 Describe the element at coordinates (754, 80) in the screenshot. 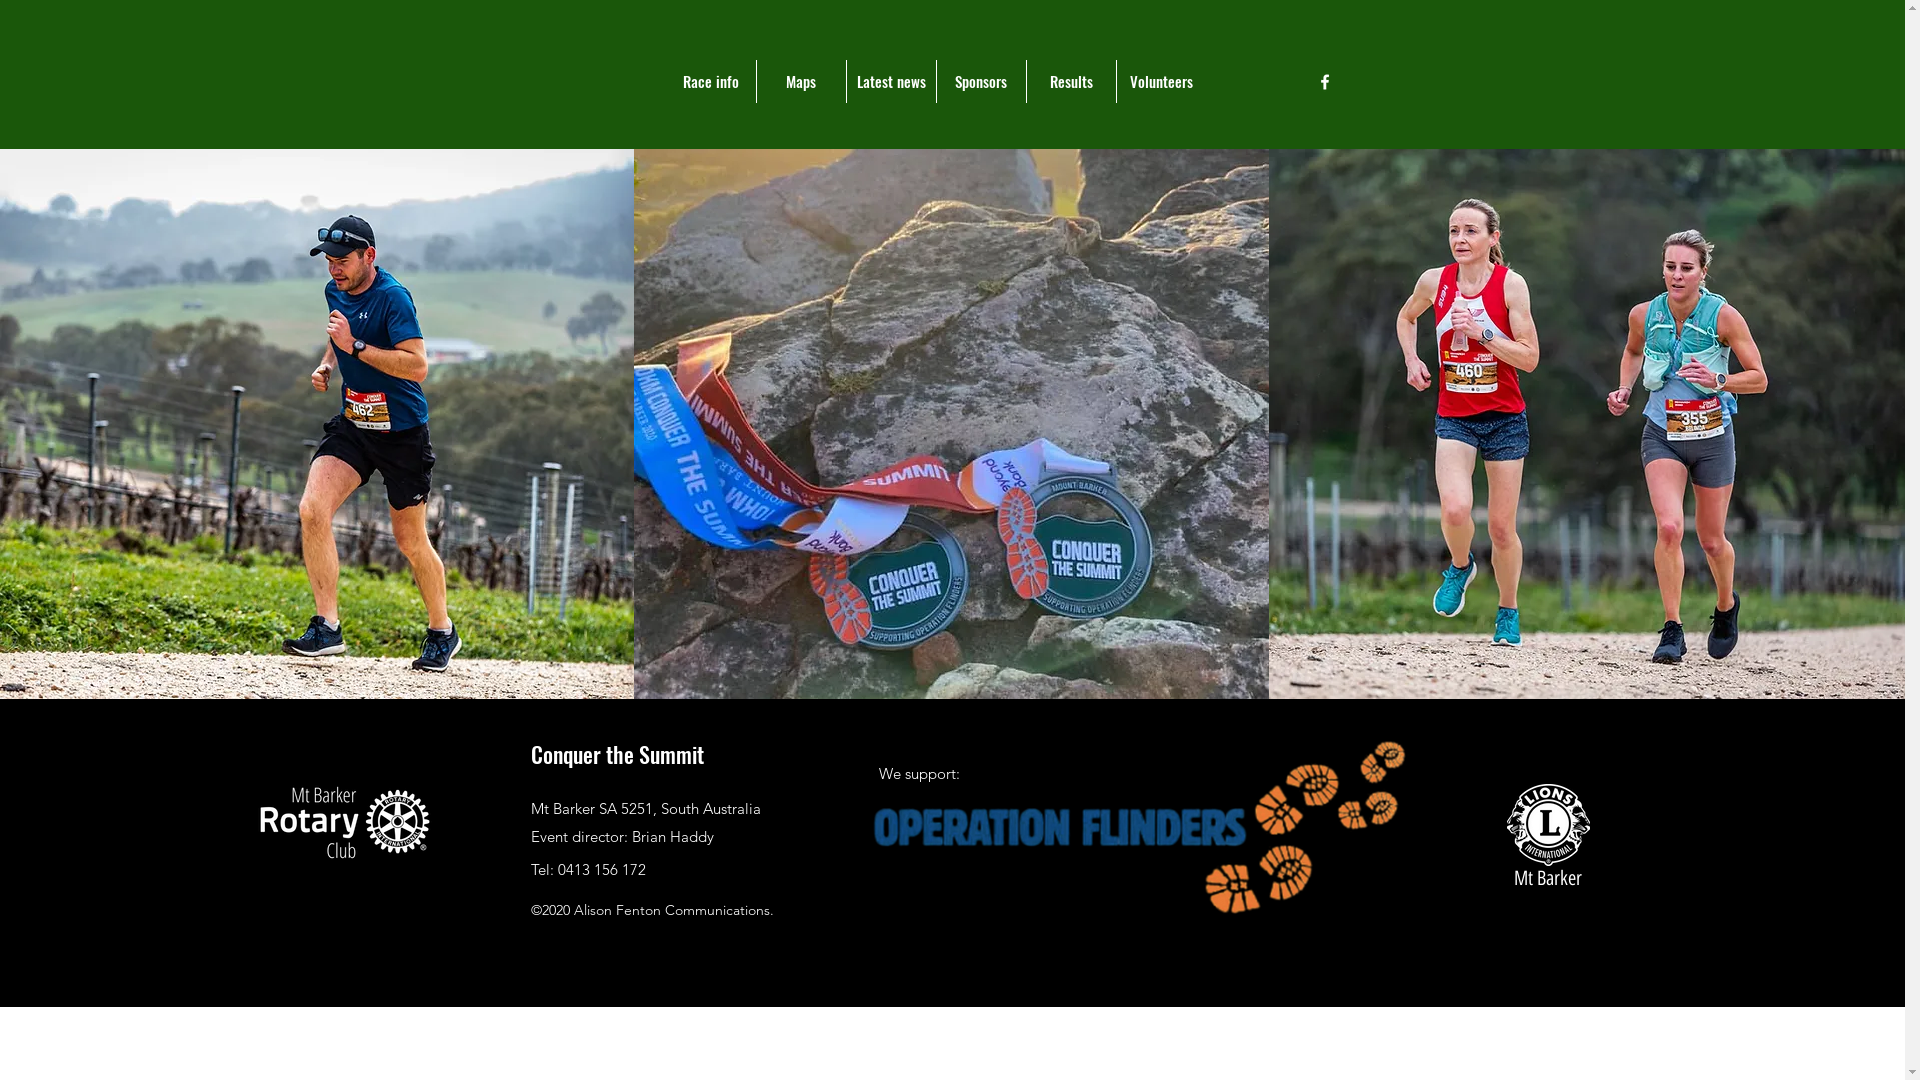

I see `'Maps'` at that location.